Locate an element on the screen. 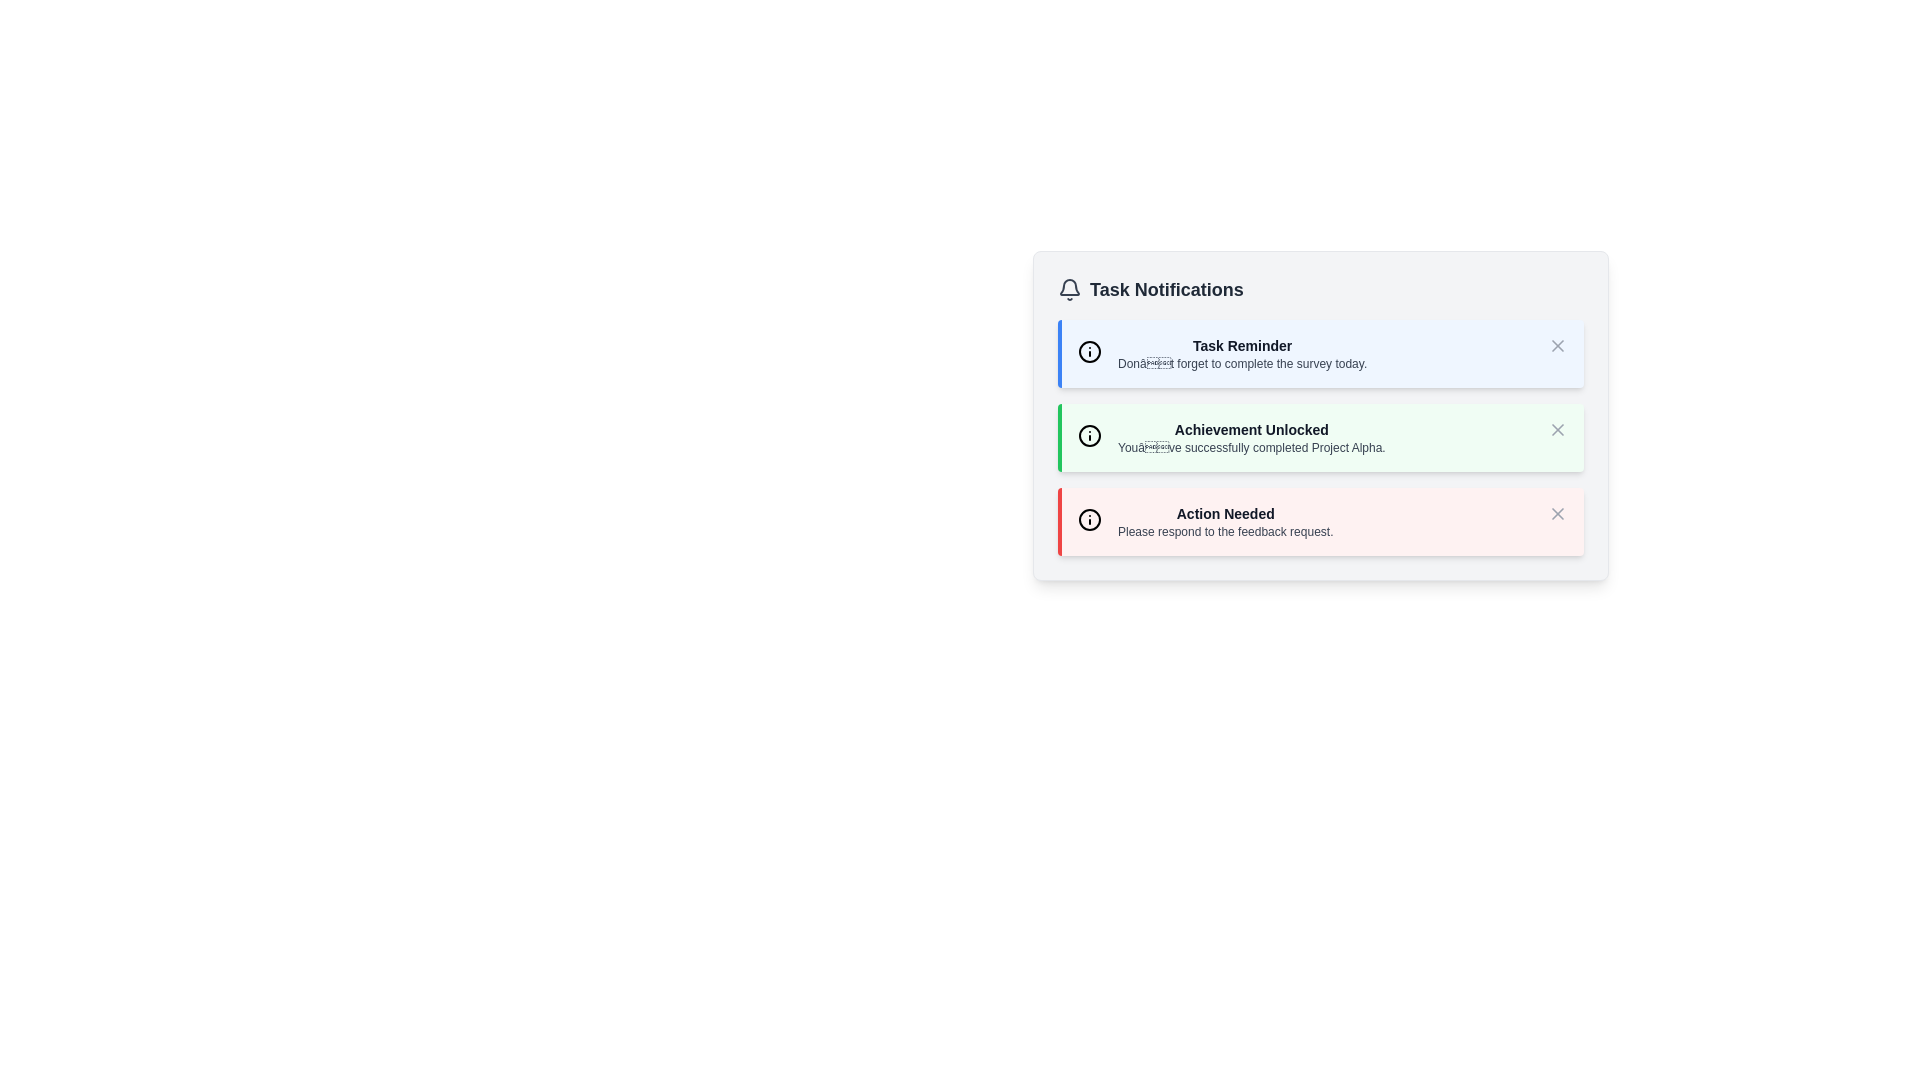 This screenshot has width=1920, height=1080. the text block containing the title 'Task Reminder' and subtitle 'Don’t forget to complete the survey today', which is styled in a light blue rectangular area within the first notification card is located at coordinates (1241, 353).